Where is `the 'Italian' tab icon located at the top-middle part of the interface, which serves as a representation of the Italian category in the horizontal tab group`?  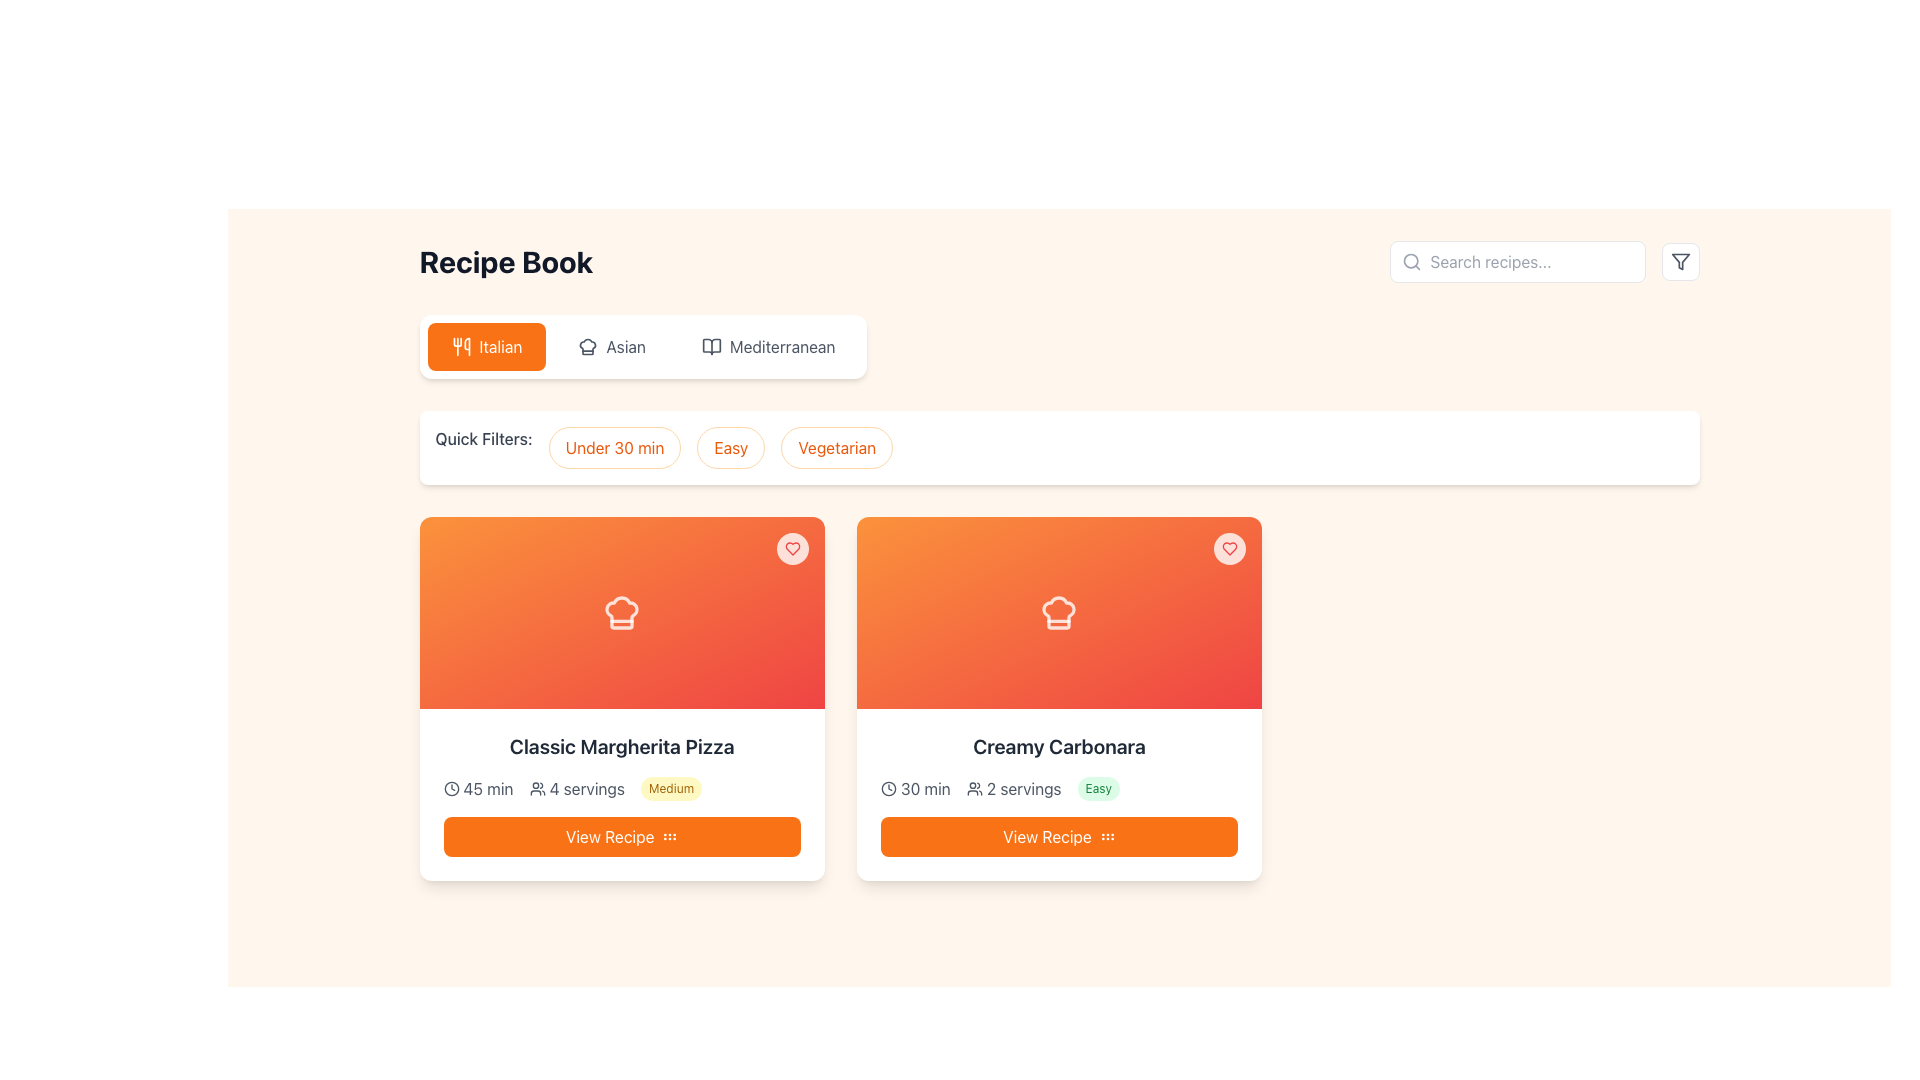
the 'Italian' tab icon located at the top-middle part of the interface, which serves as a representation of the Italian category in the horizontal tab group is located at coordinates (465, 346).